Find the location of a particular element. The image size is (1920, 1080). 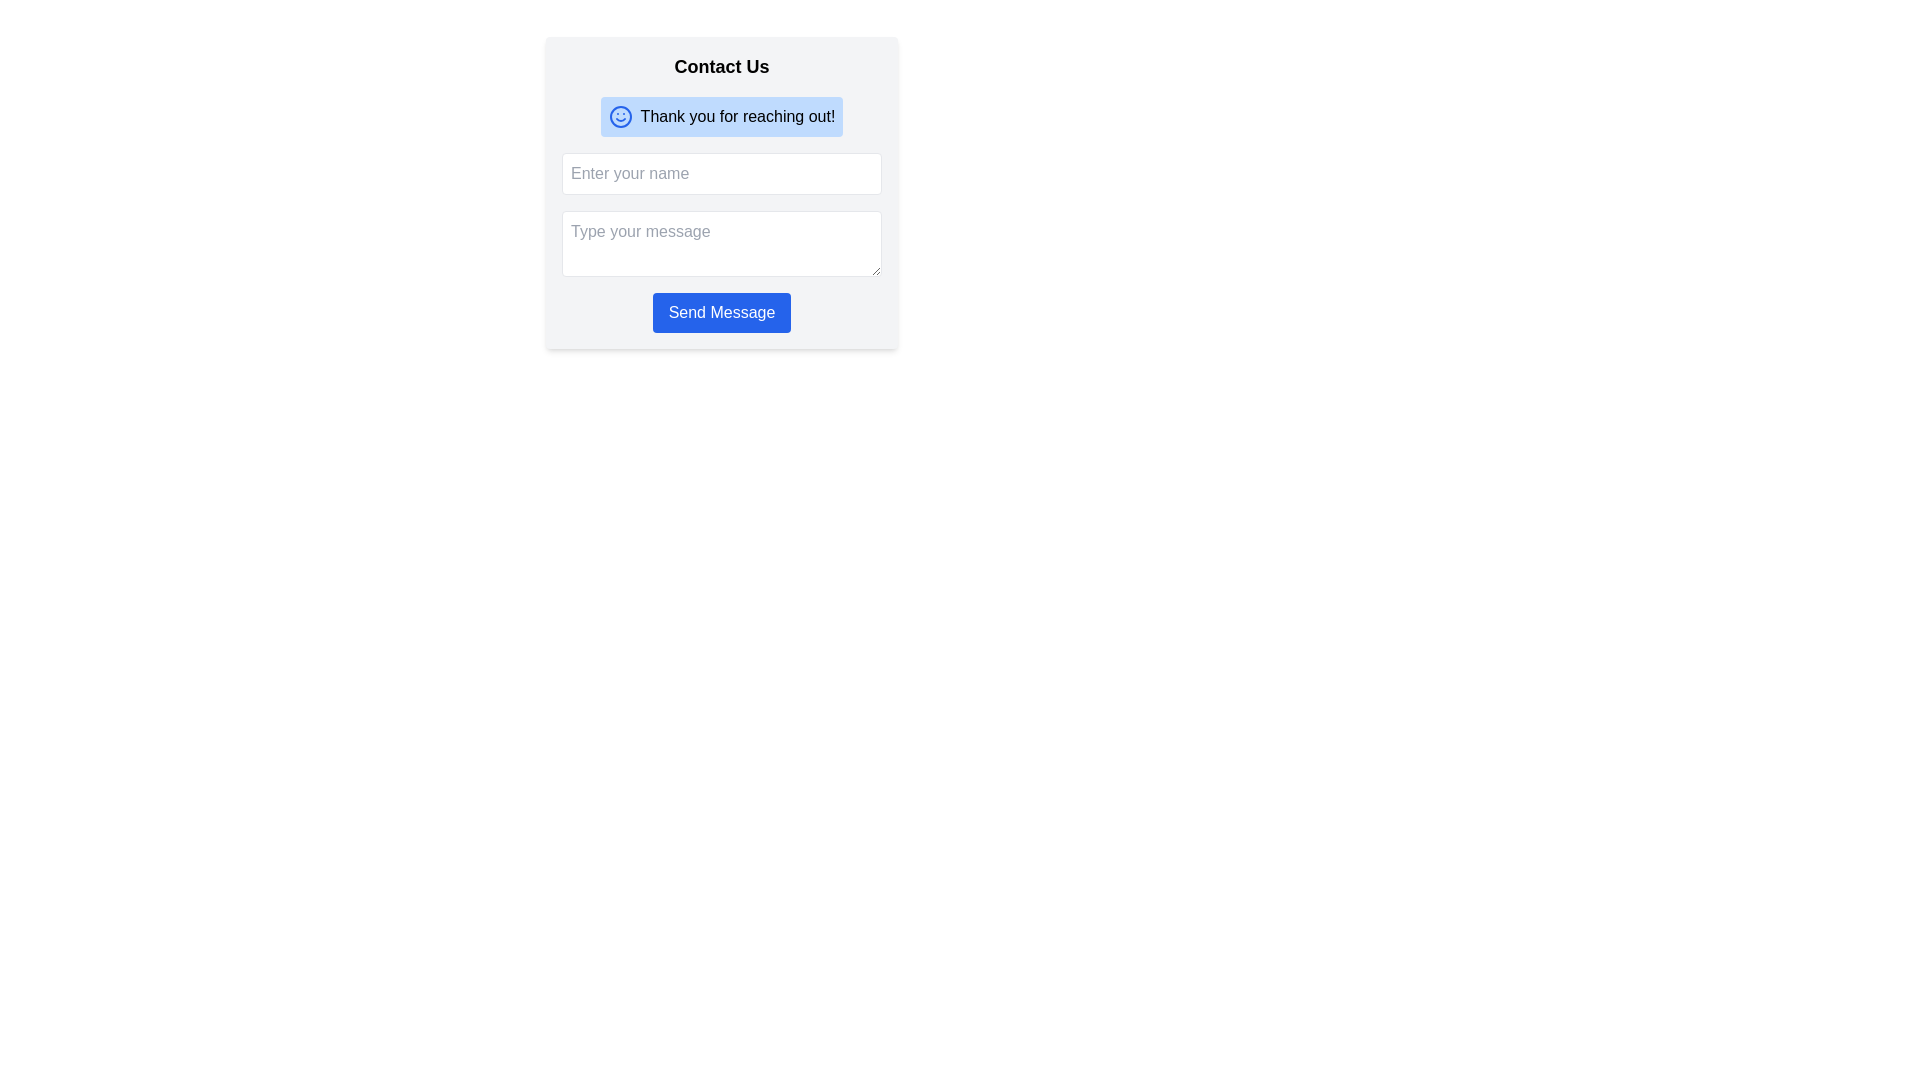

the blue circular graphic element located within the smiley face icon in the 'Thank you for reaching out!' notification at the top left of the form is located at coordinates (619, 116).